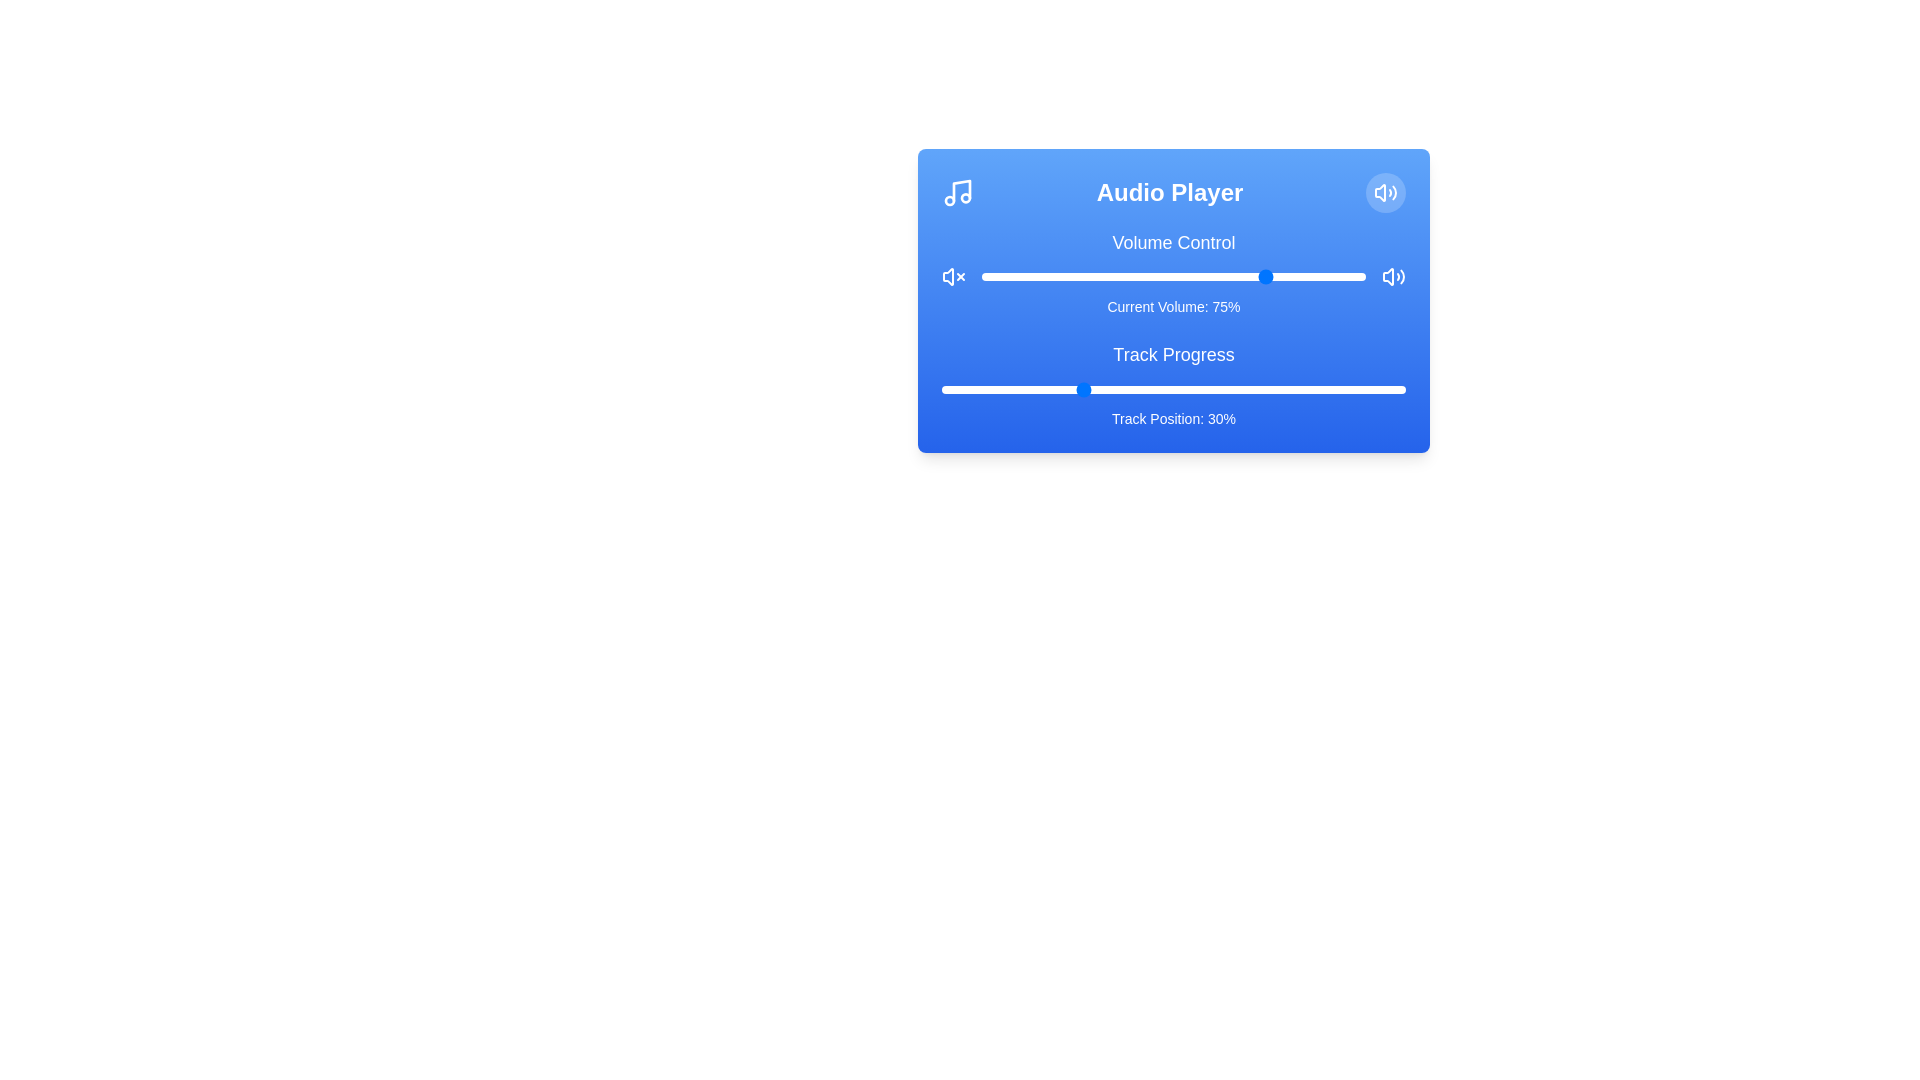 The width and height of the screenshot is (1920, 1080). I want to click on track position, so click(1200, 389).